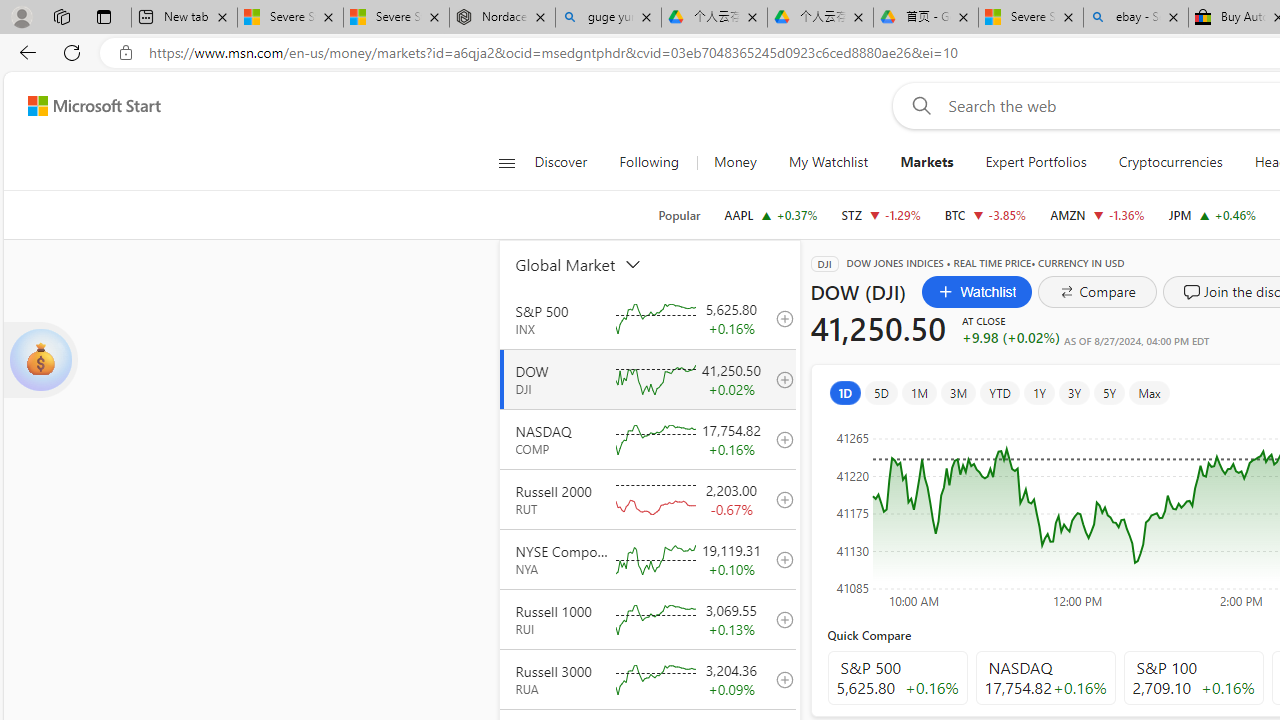  Describe the element at coordinates (1109, 392) in the screenshot. I see `'5Y'` at that location.